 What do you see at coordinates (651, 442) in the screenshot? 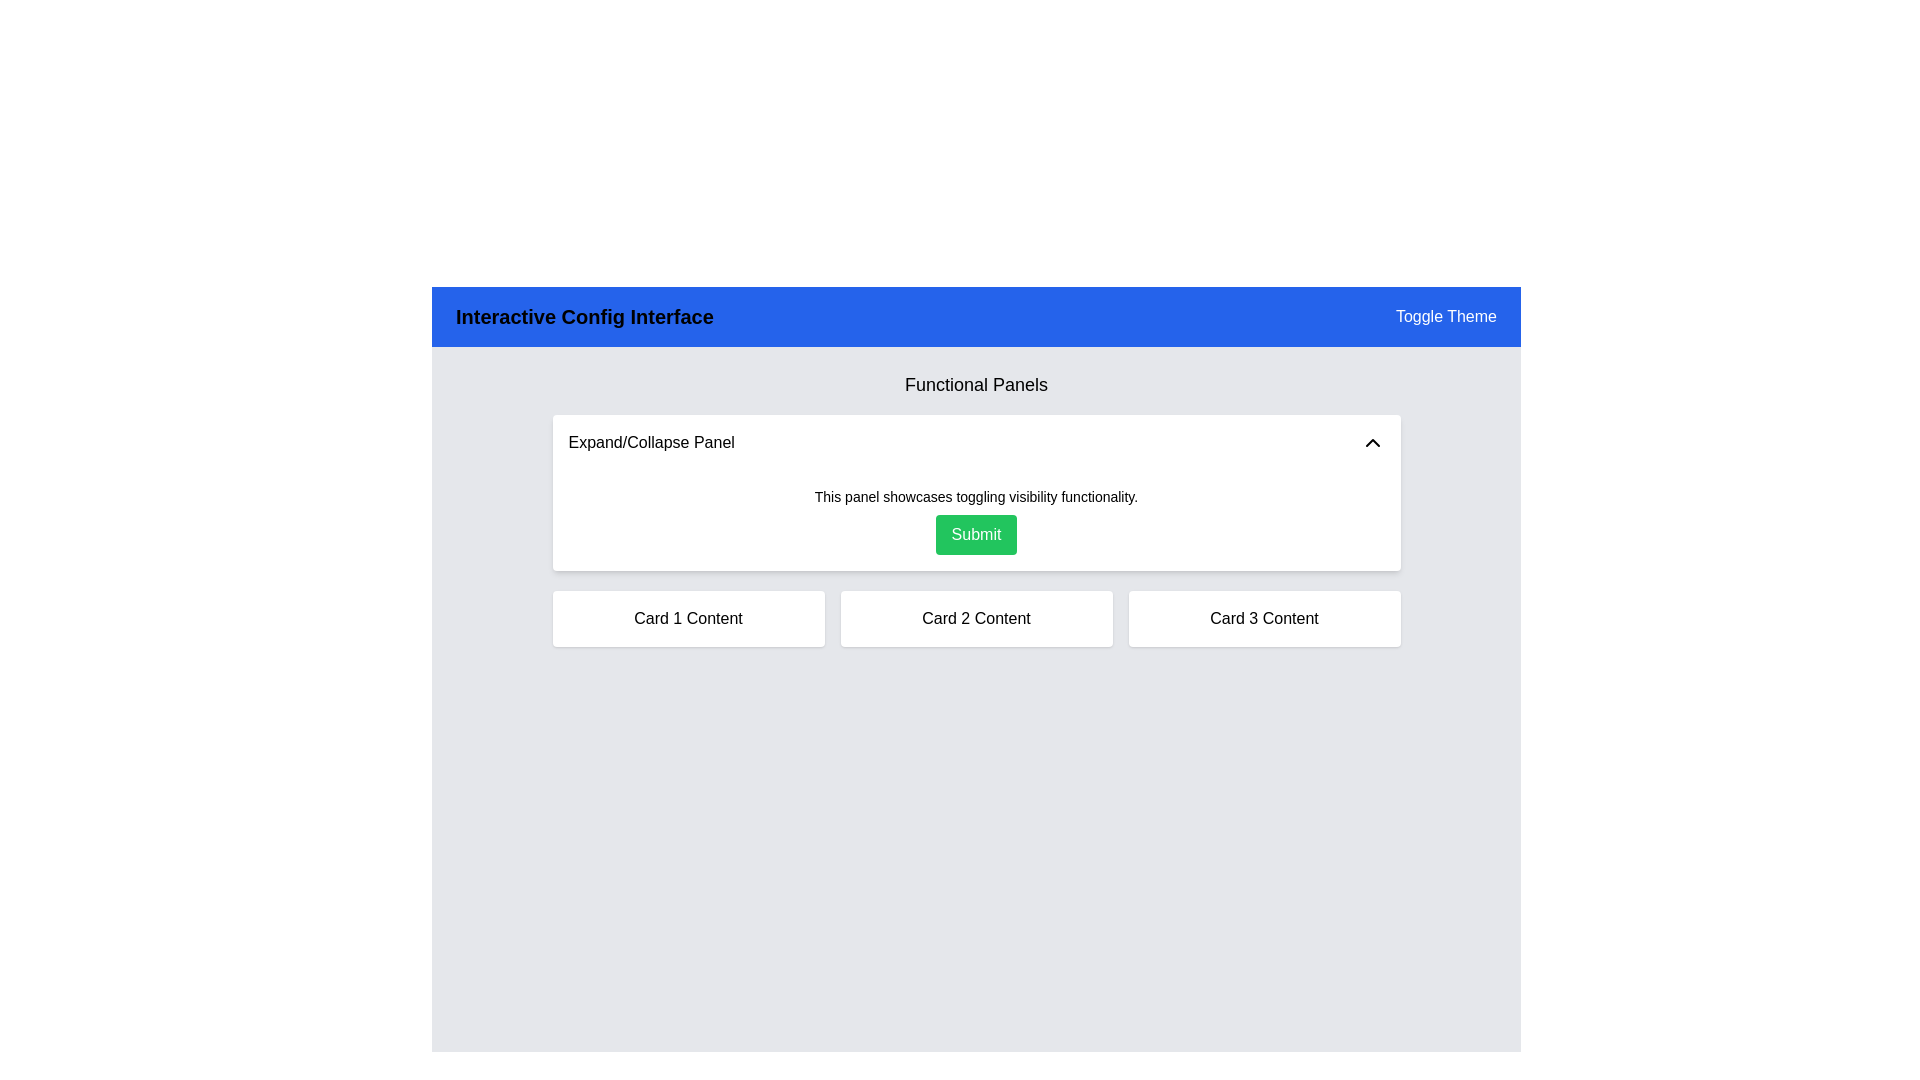
I see `the text label displaying 'Expand/Collapse Panel', which is located at the top-left of its enclosing panel, adjacent to an up arrow icon` at bounding box center [651, 442].